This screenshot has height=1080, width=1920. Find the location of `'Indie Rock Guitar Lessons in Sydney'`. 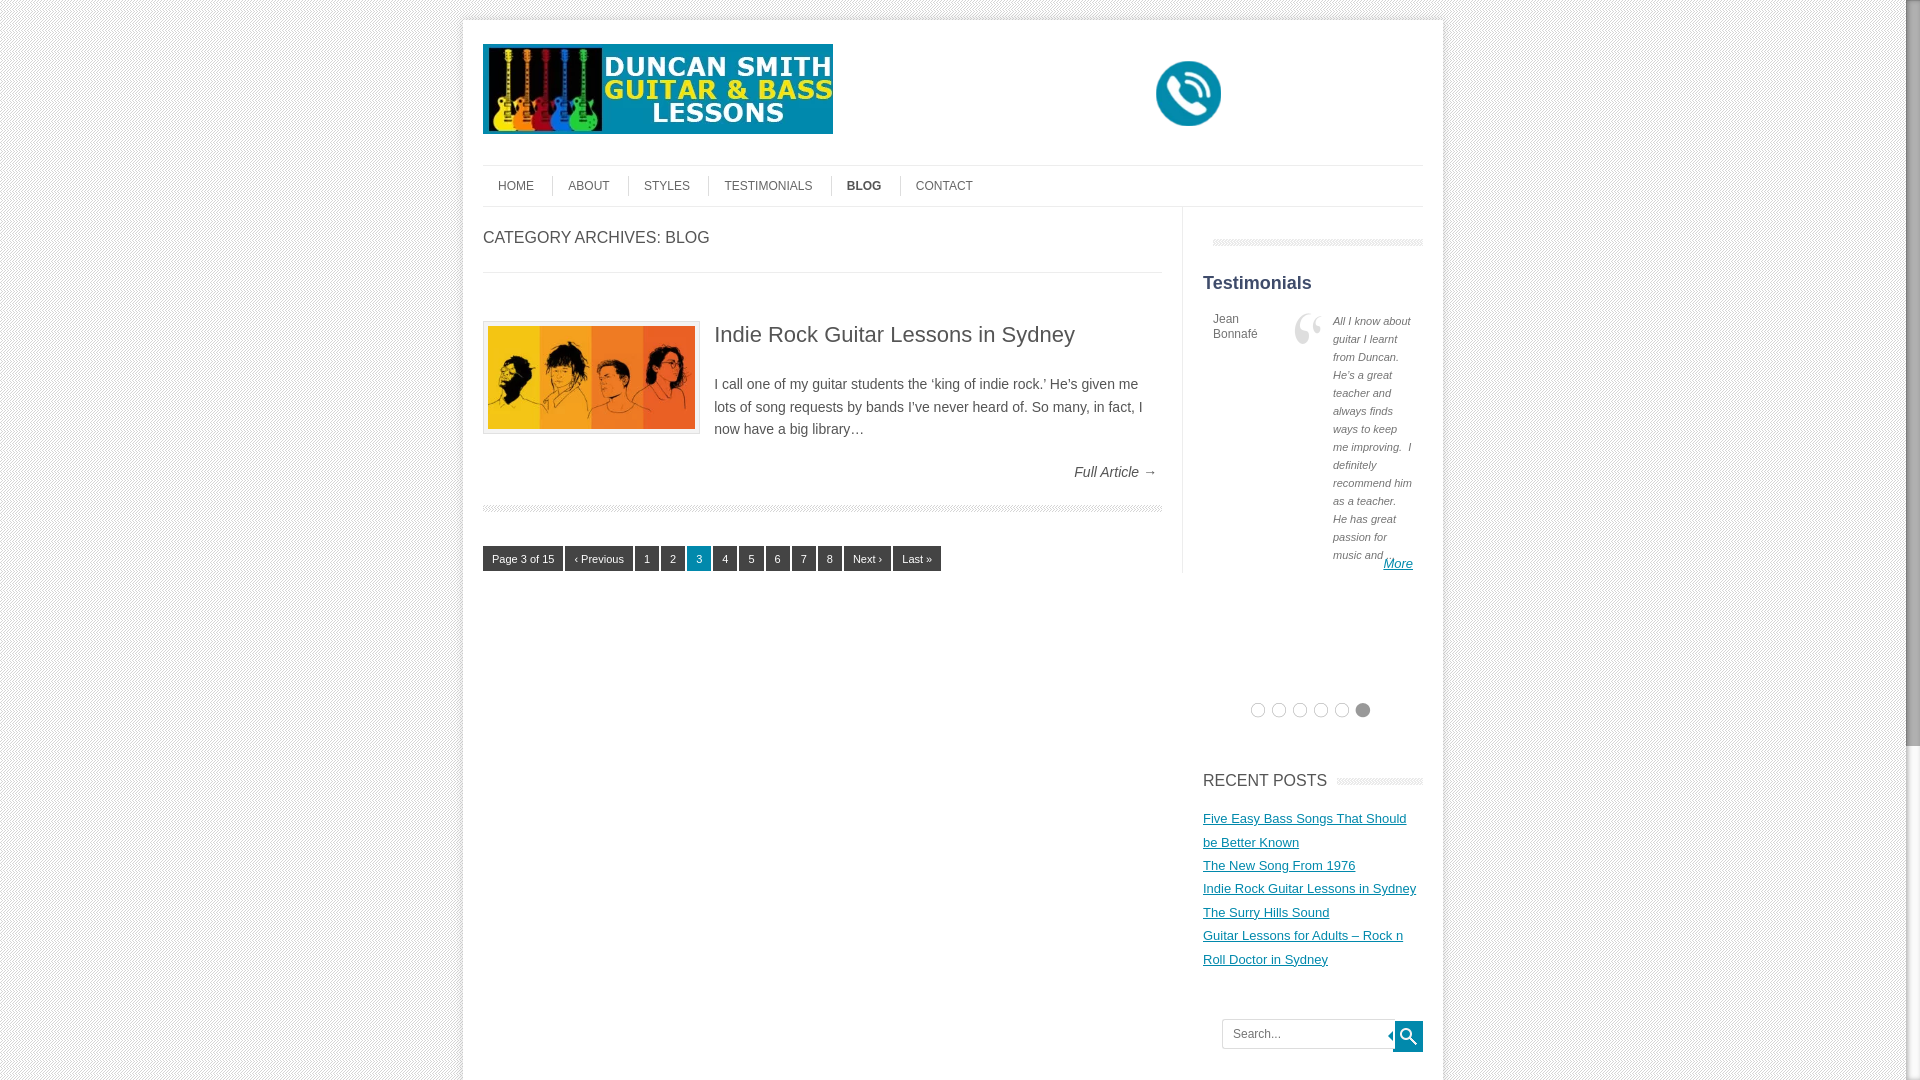

'Indie Rock Guitar Lessons in Sydney' is located at coordinates (893, 333).